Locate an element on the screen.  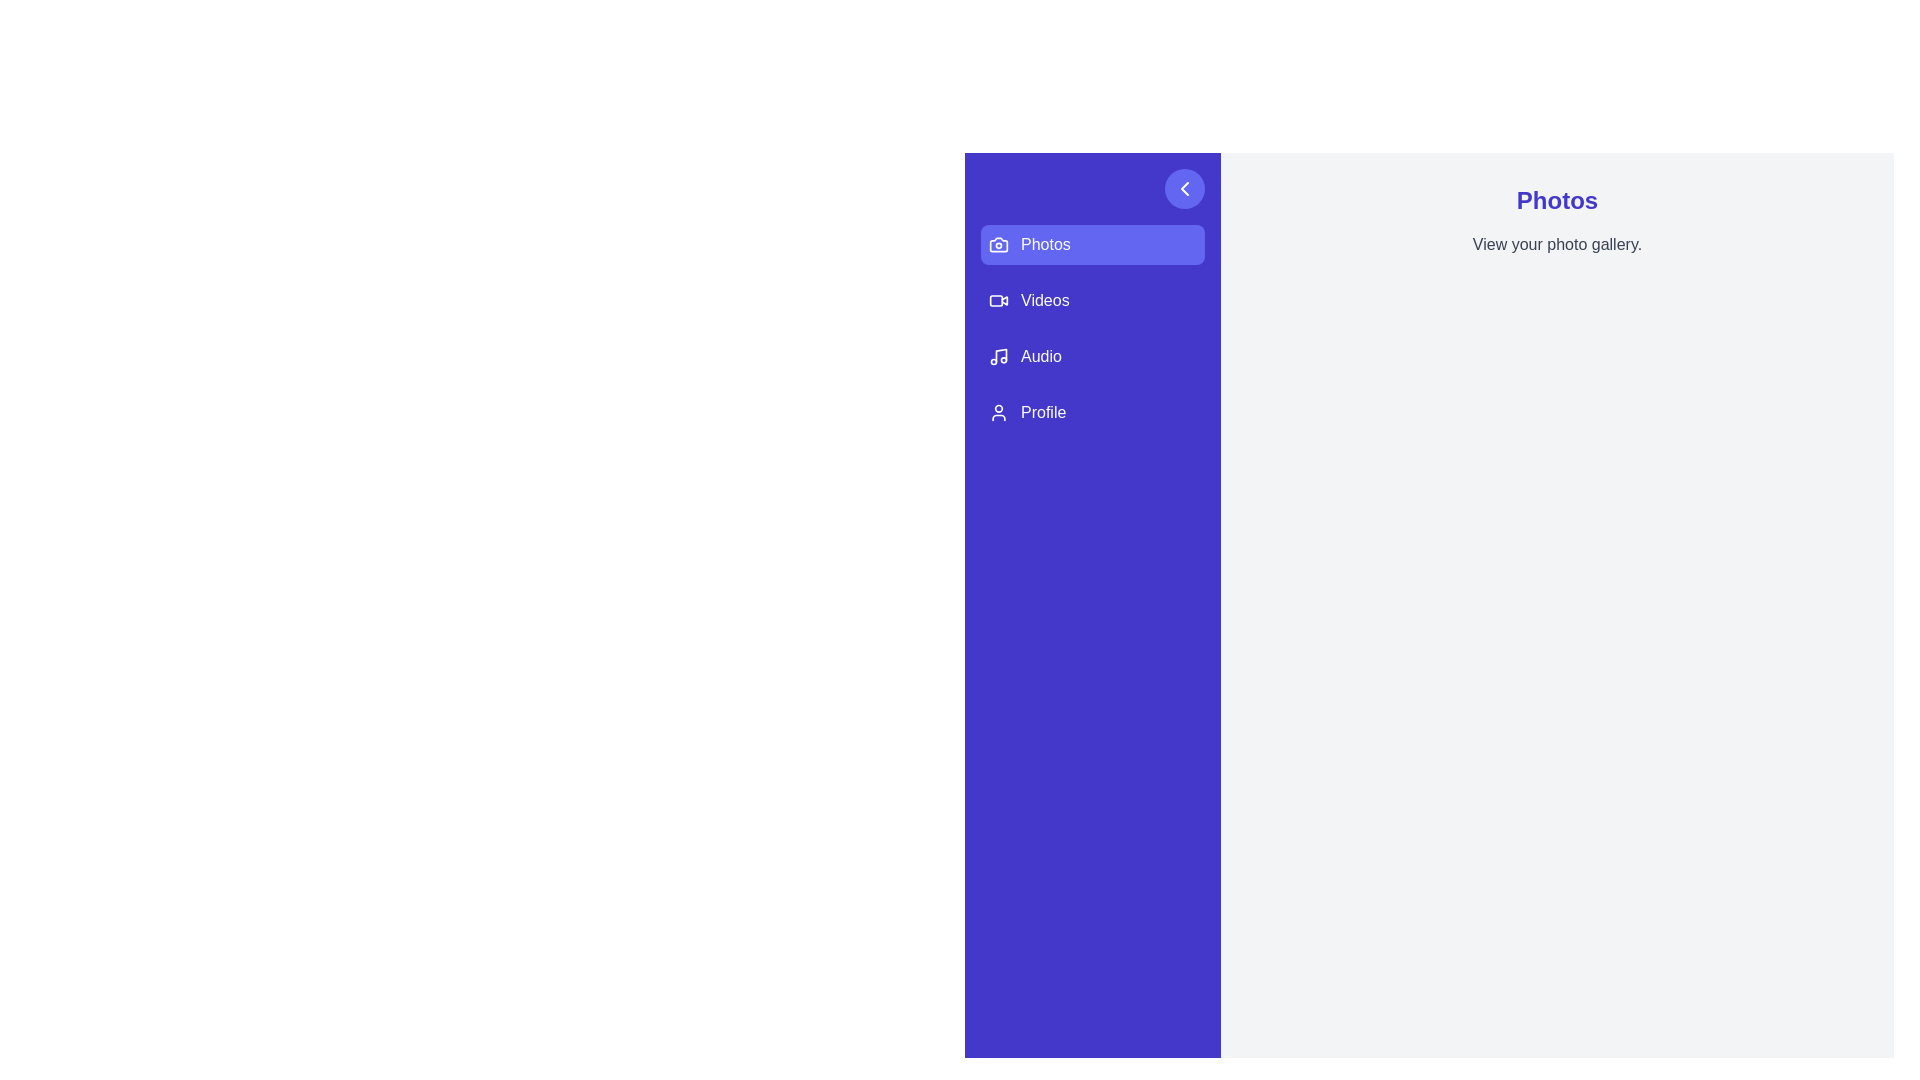
the musical note icon in the 'Audio' menu located in the navigation pane, which is rendered in a minimalistic line art style and positioned to the left of the 'Audio' label text is located at coordinates (998, 356).